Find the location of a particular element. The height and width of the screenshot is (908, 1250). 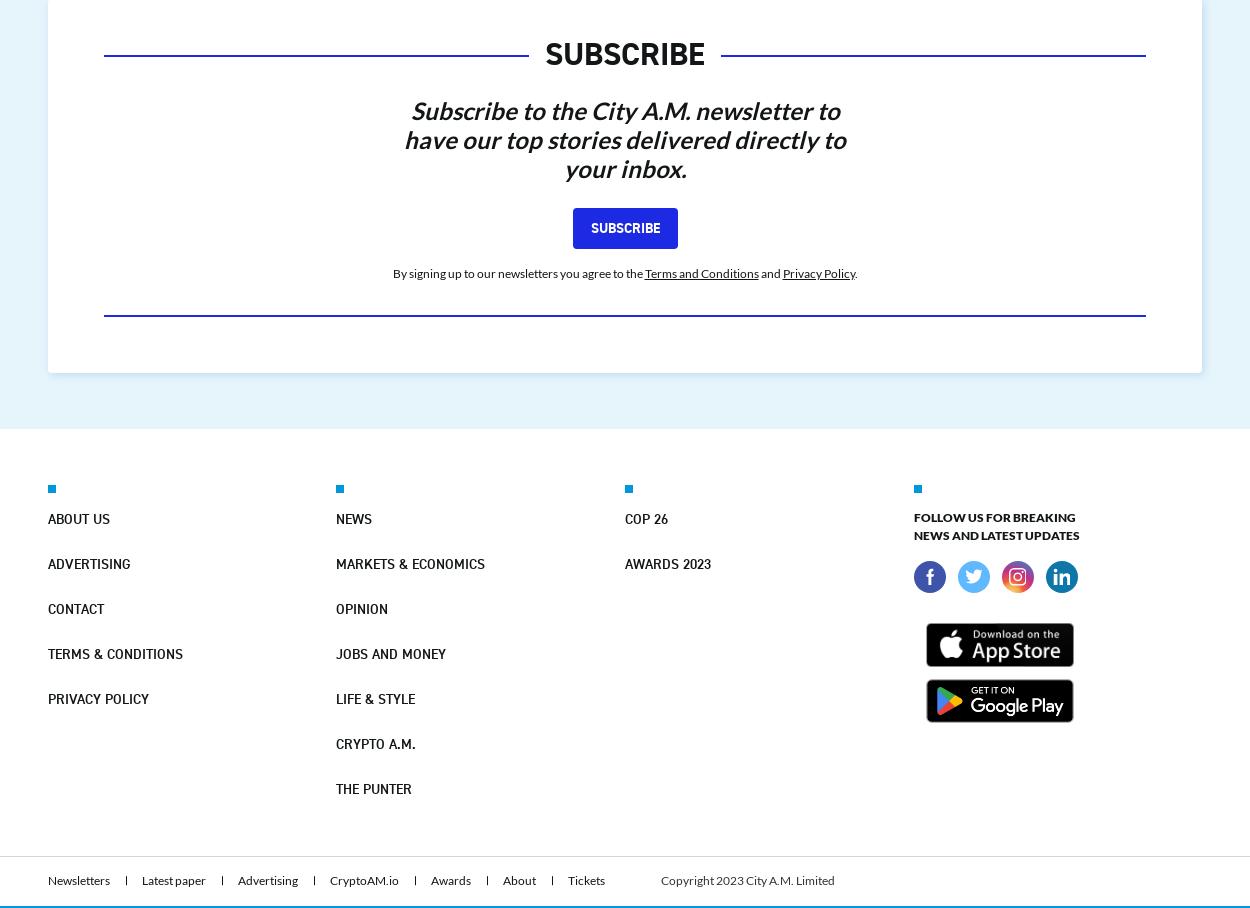

'Copyright 2023 City A.M. Limited' is located at coordinates (747, 879).